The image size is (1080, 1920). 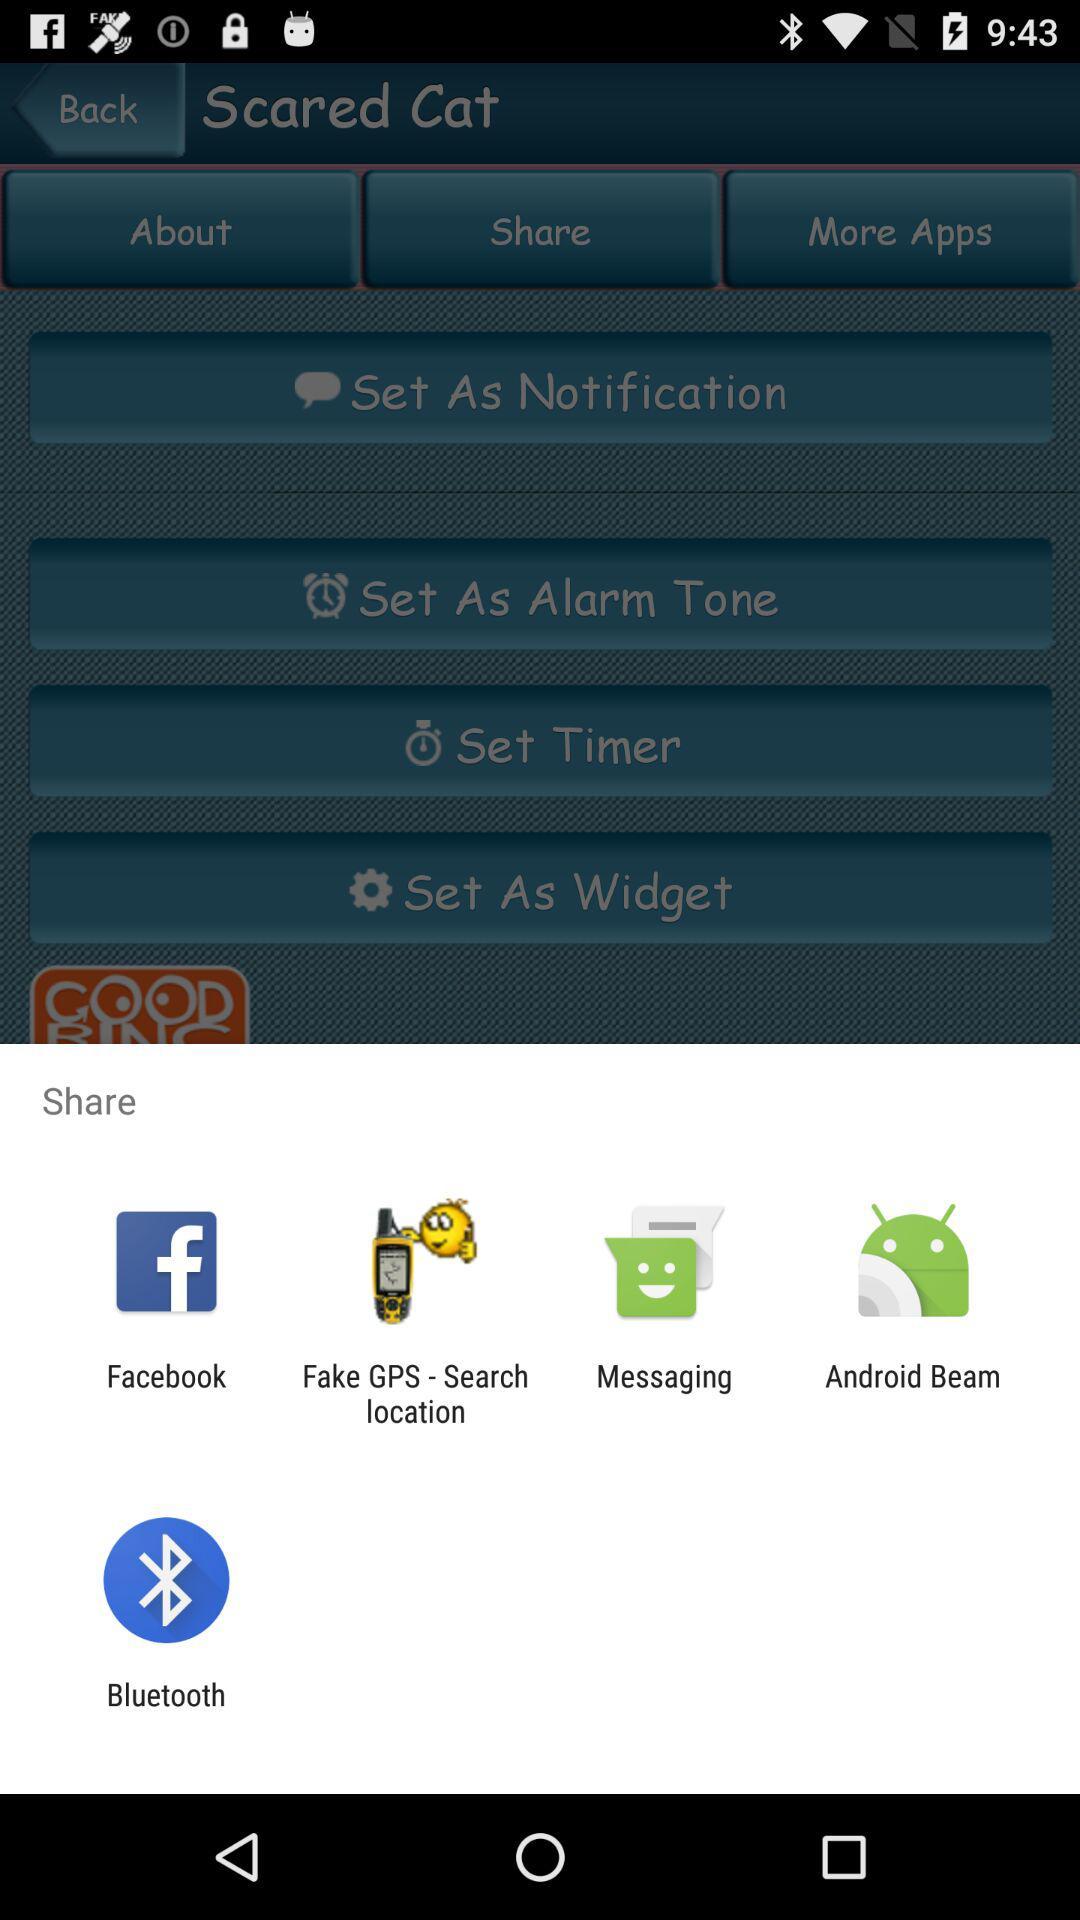 What do you see at coordinates (664, 1392) in the screenshot?
I see `messaging icon` at bounding box center [664, 1392].